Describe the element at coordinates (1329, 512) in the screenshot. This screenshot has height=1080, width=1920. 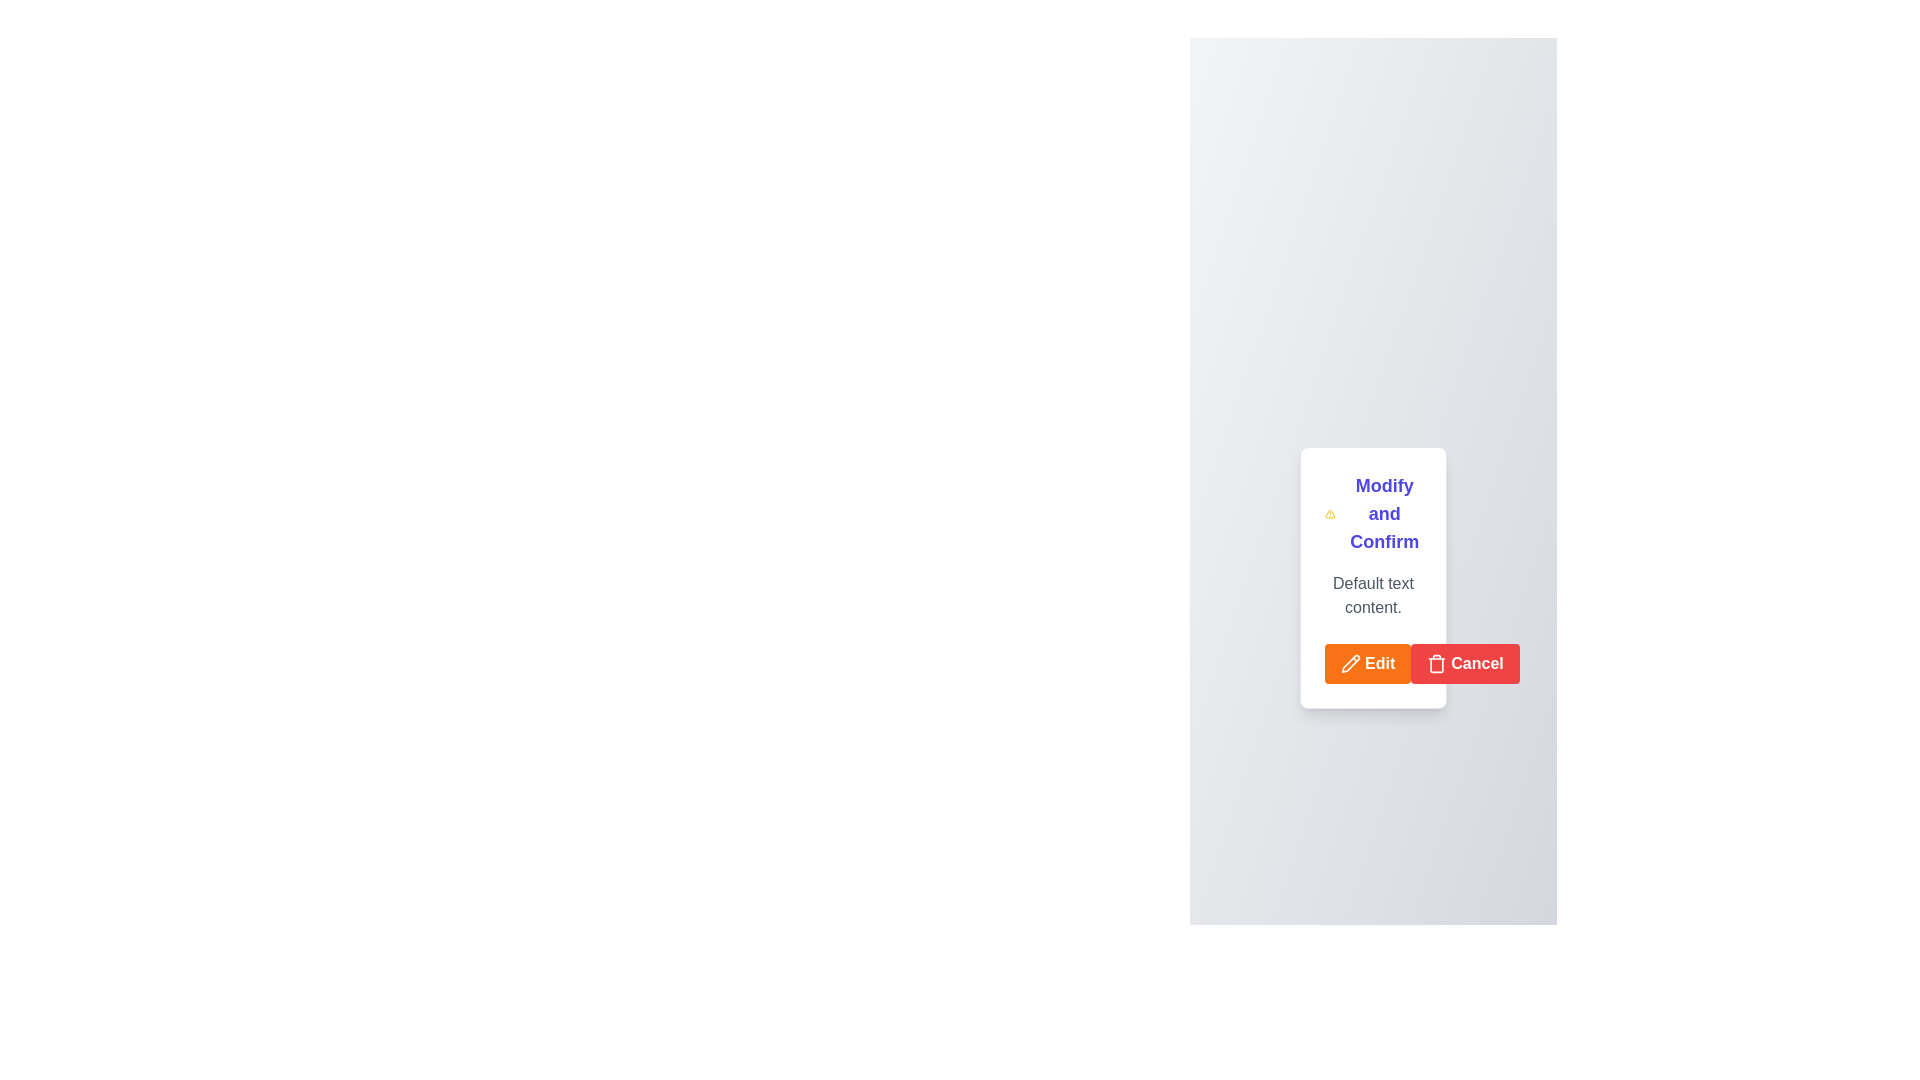
I see `the warning alert icon located at the top of the card, left of the 'Modify and Confirm' text` at that location.